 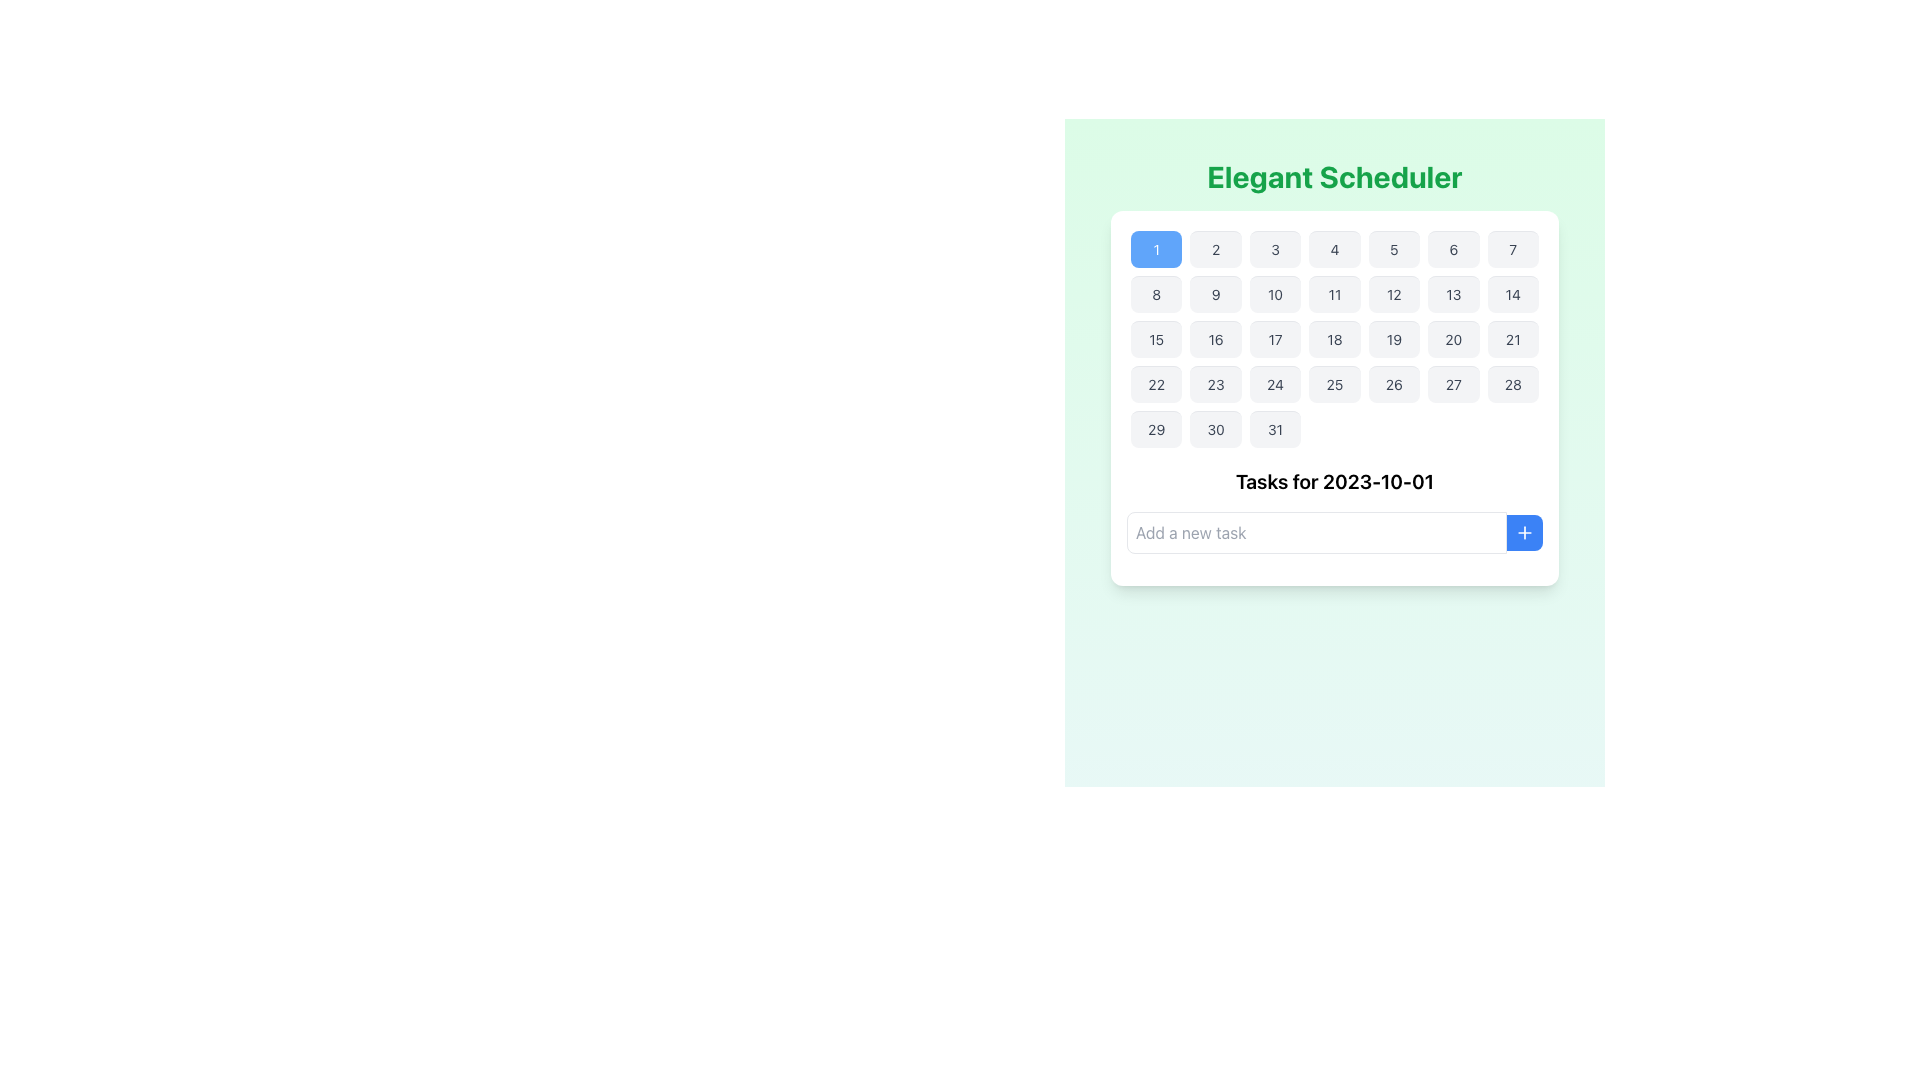 I want to click on the selectable day button representing the third day of the month in the calendar interface, so click(x=1274, y=248).